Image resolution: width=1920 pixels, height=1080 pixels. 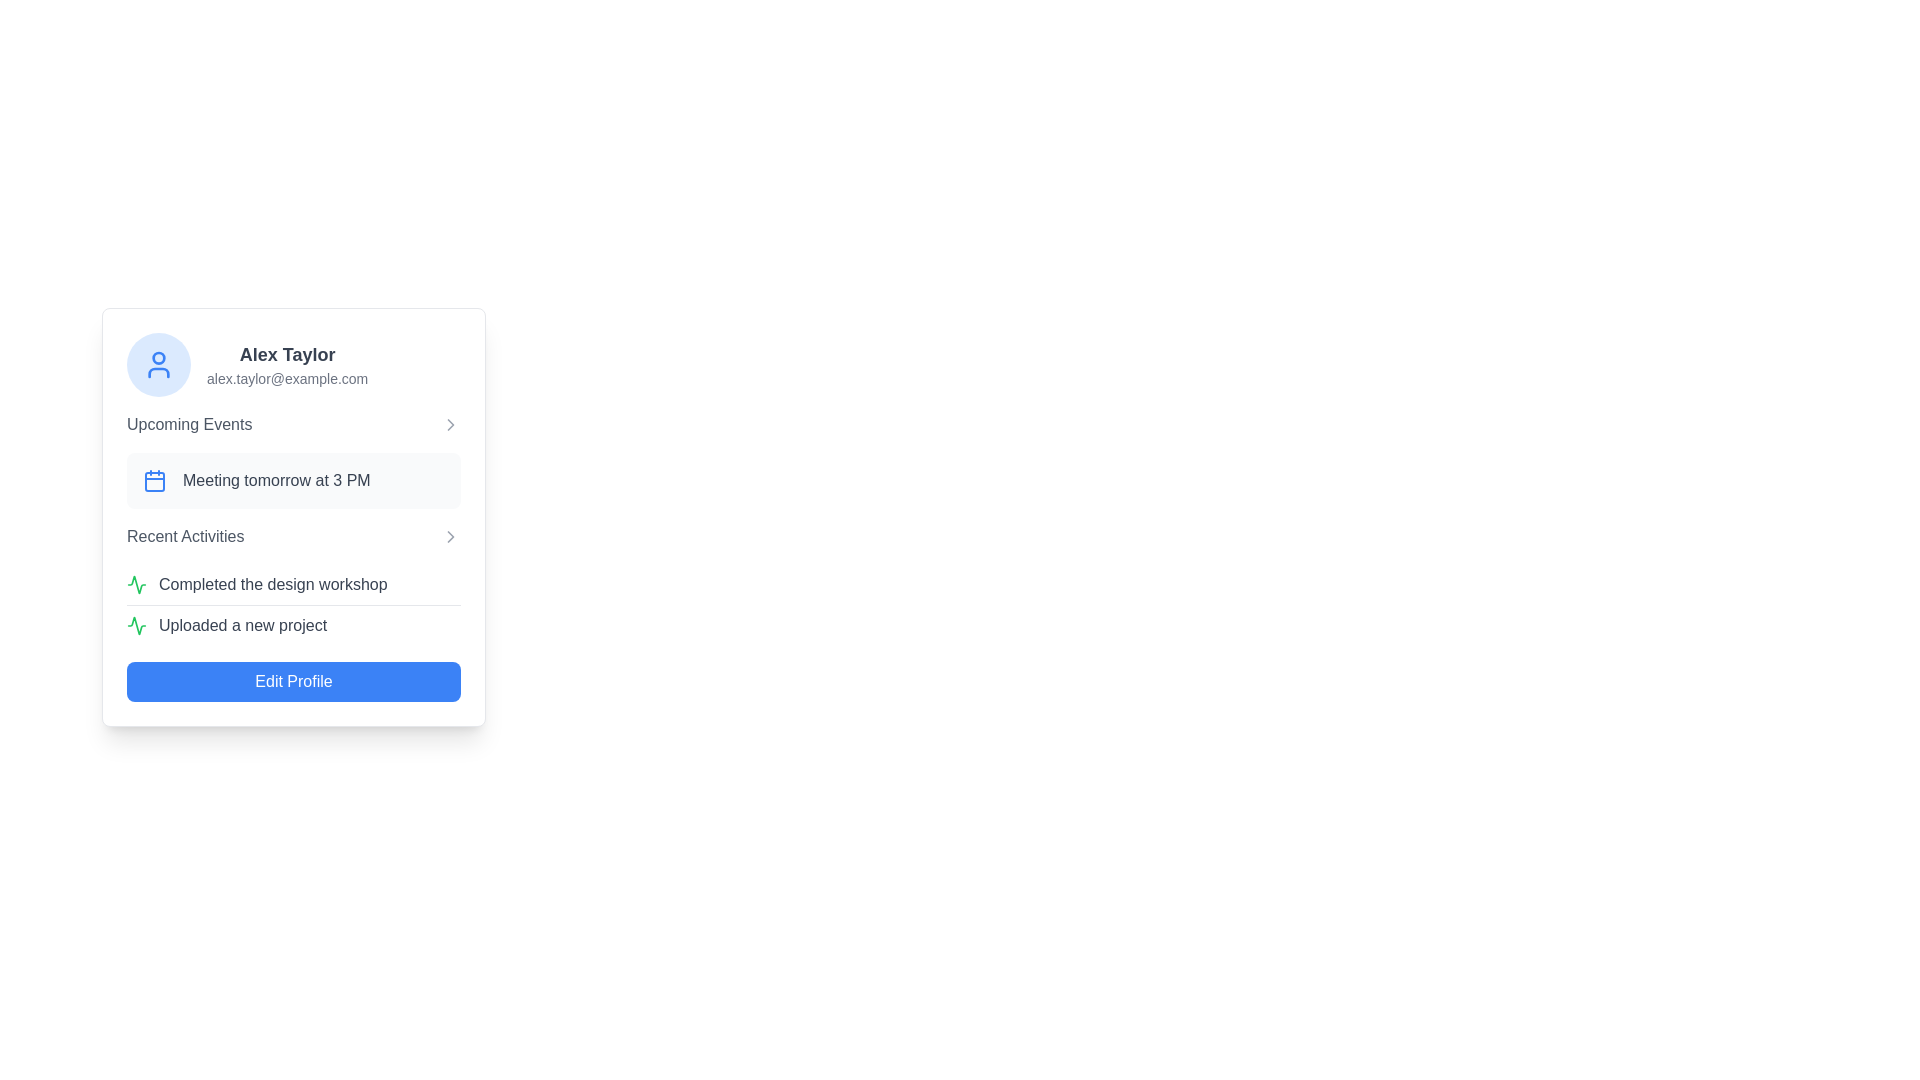 I want to click on the first item in the 'Recent Activities' section which shows the text 'Completed the design workshop.' and has a green waveform icon, so click(x=292, y=585).